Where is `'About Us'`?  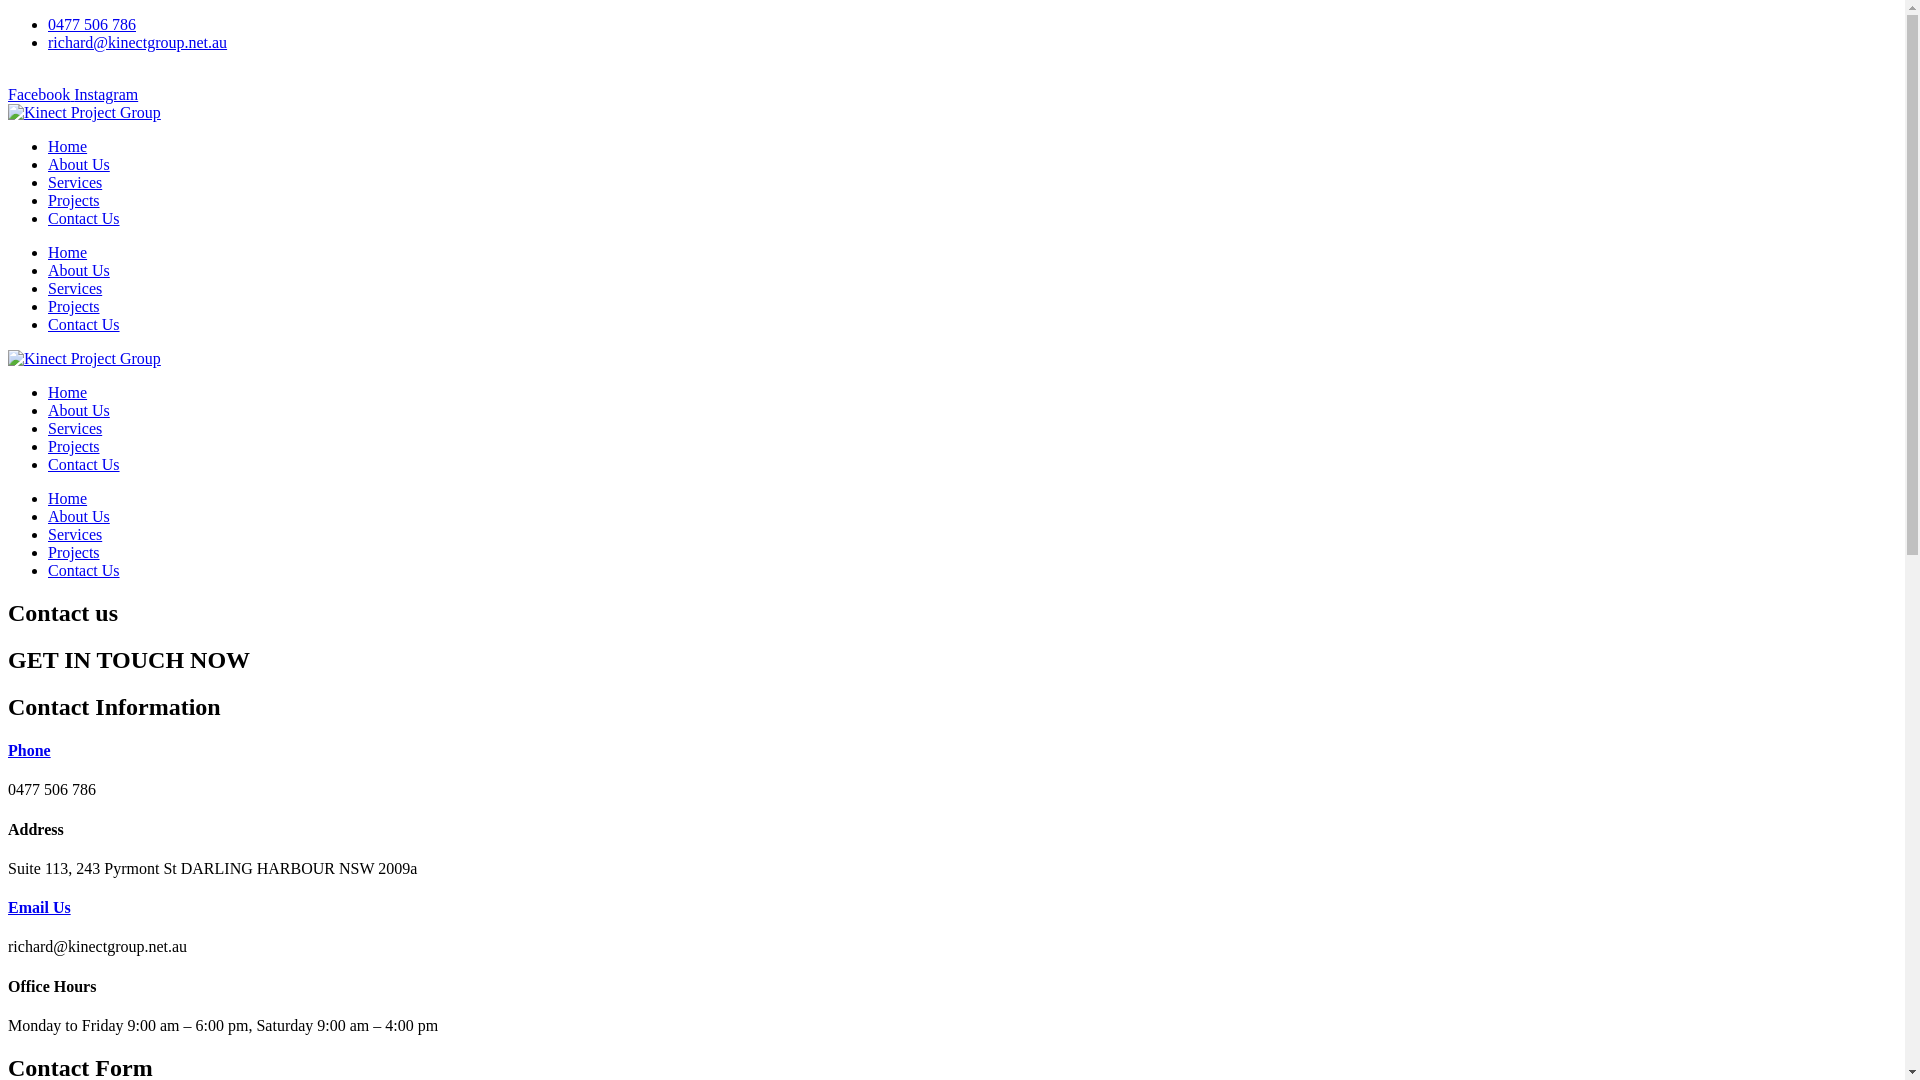 'About Us' is located at coordinates (78, 163).